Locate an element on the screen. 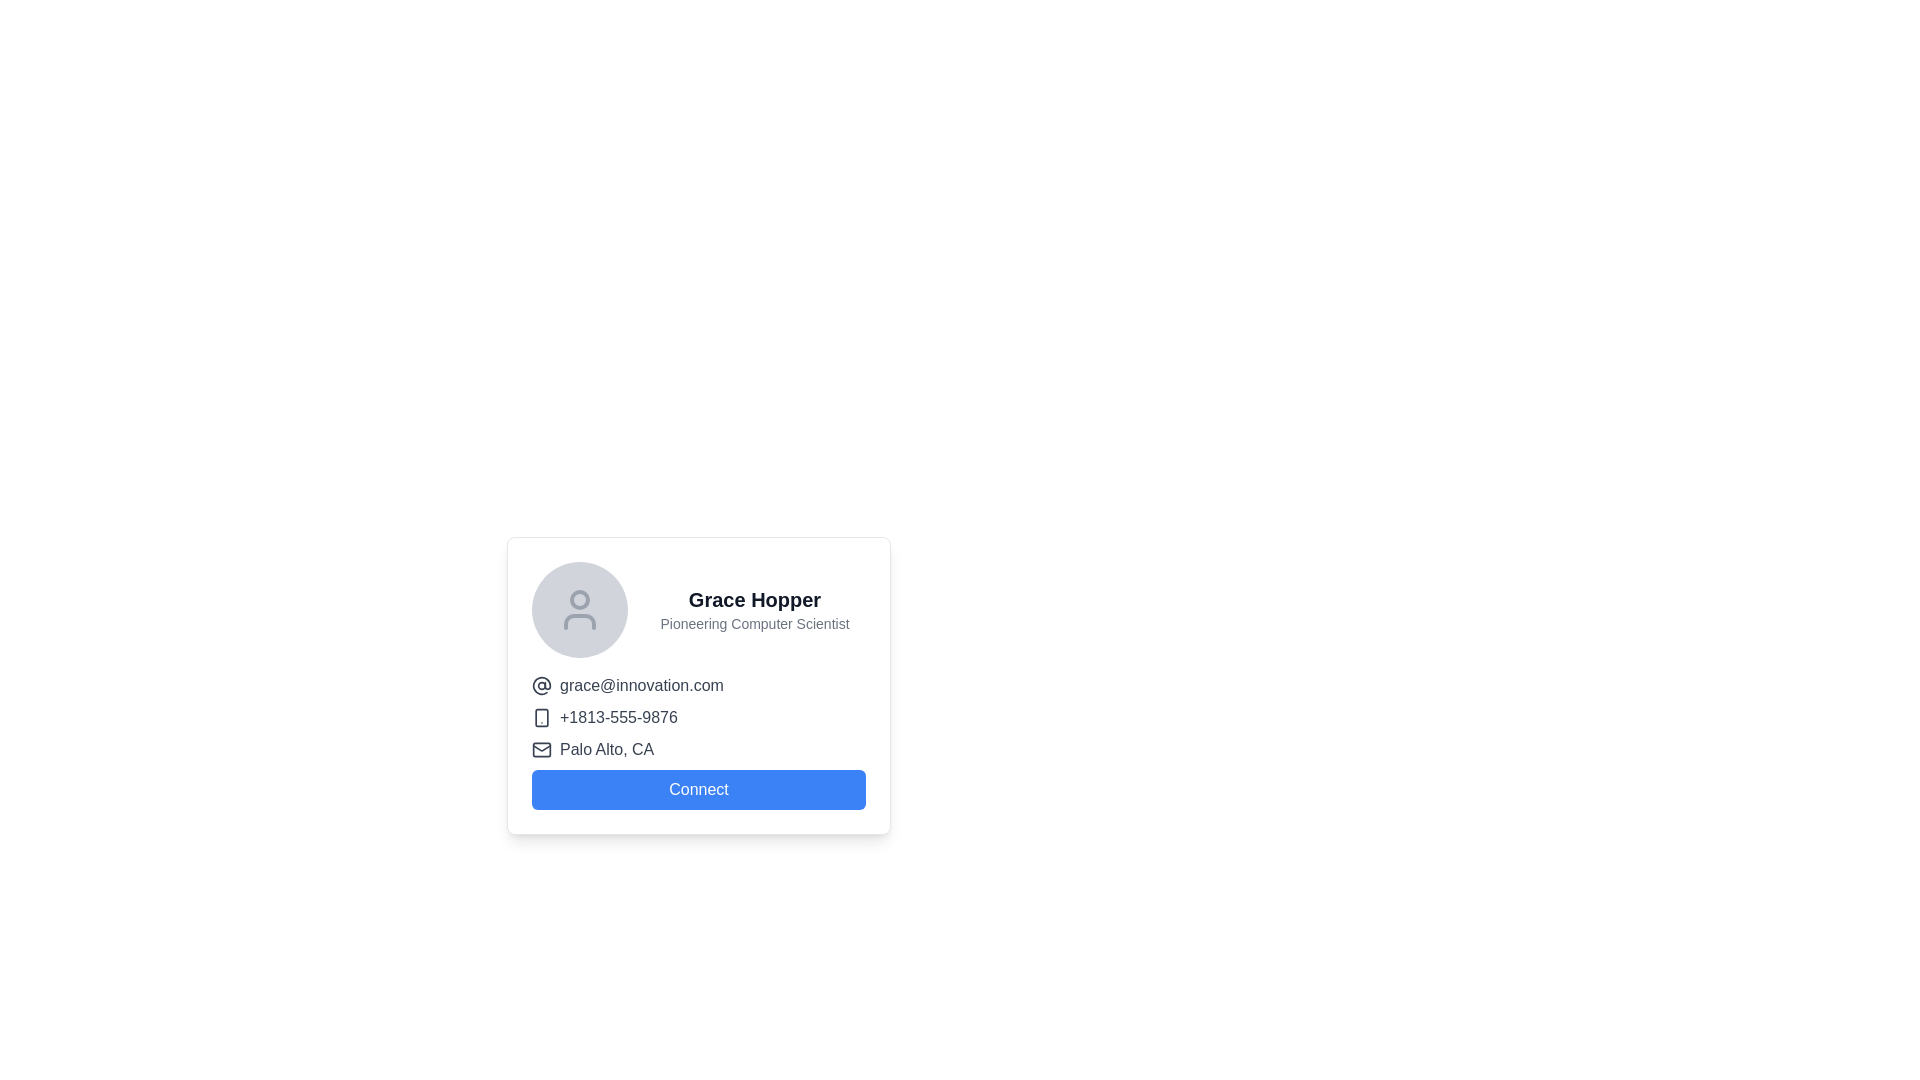 This screenshot has width=1920, height=1080. the rectangular element representing the body of the envelope in the mail icon, located above the text 'Palo Alto, CA' is located at coordinates (542, 749).